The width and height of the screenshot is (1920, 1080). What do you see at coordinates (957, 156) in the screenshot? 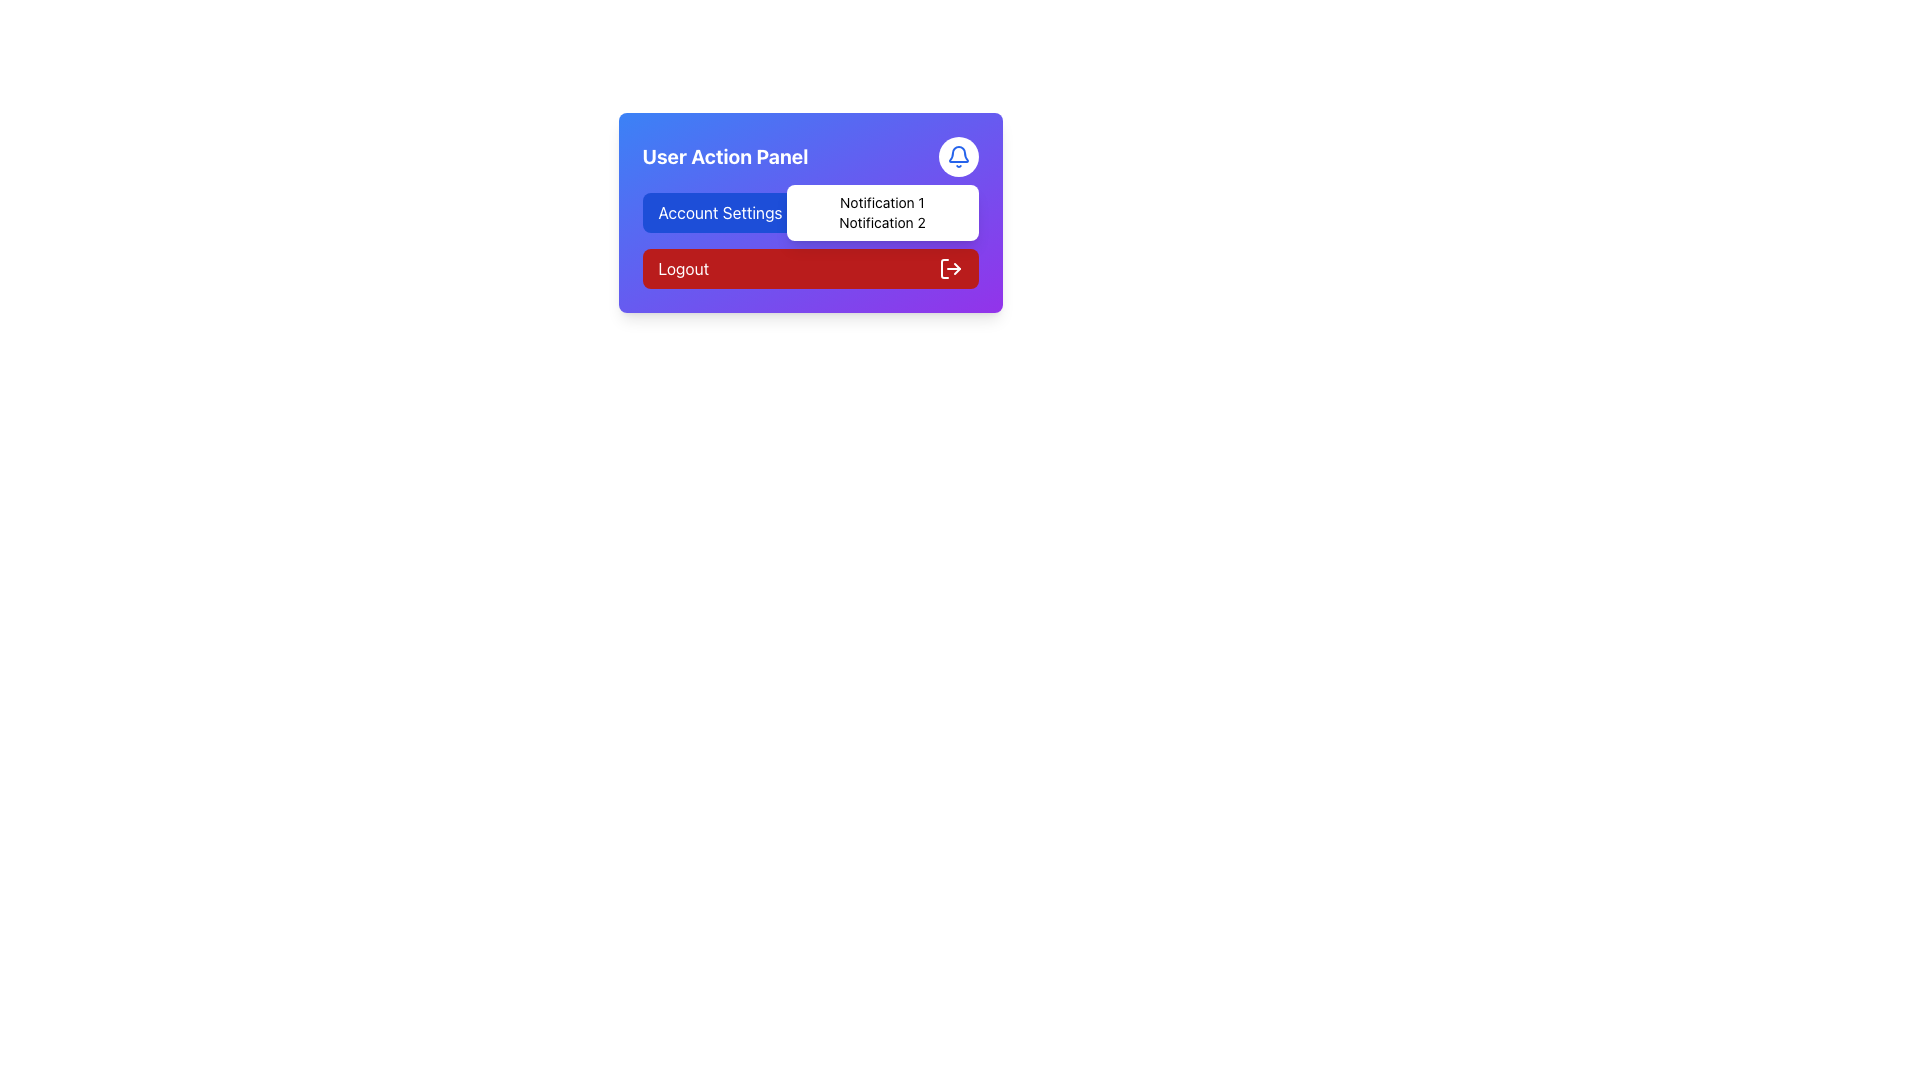
I see `the circular icon button in the top right corner of the user action panel` at bounding box center [957, 156].